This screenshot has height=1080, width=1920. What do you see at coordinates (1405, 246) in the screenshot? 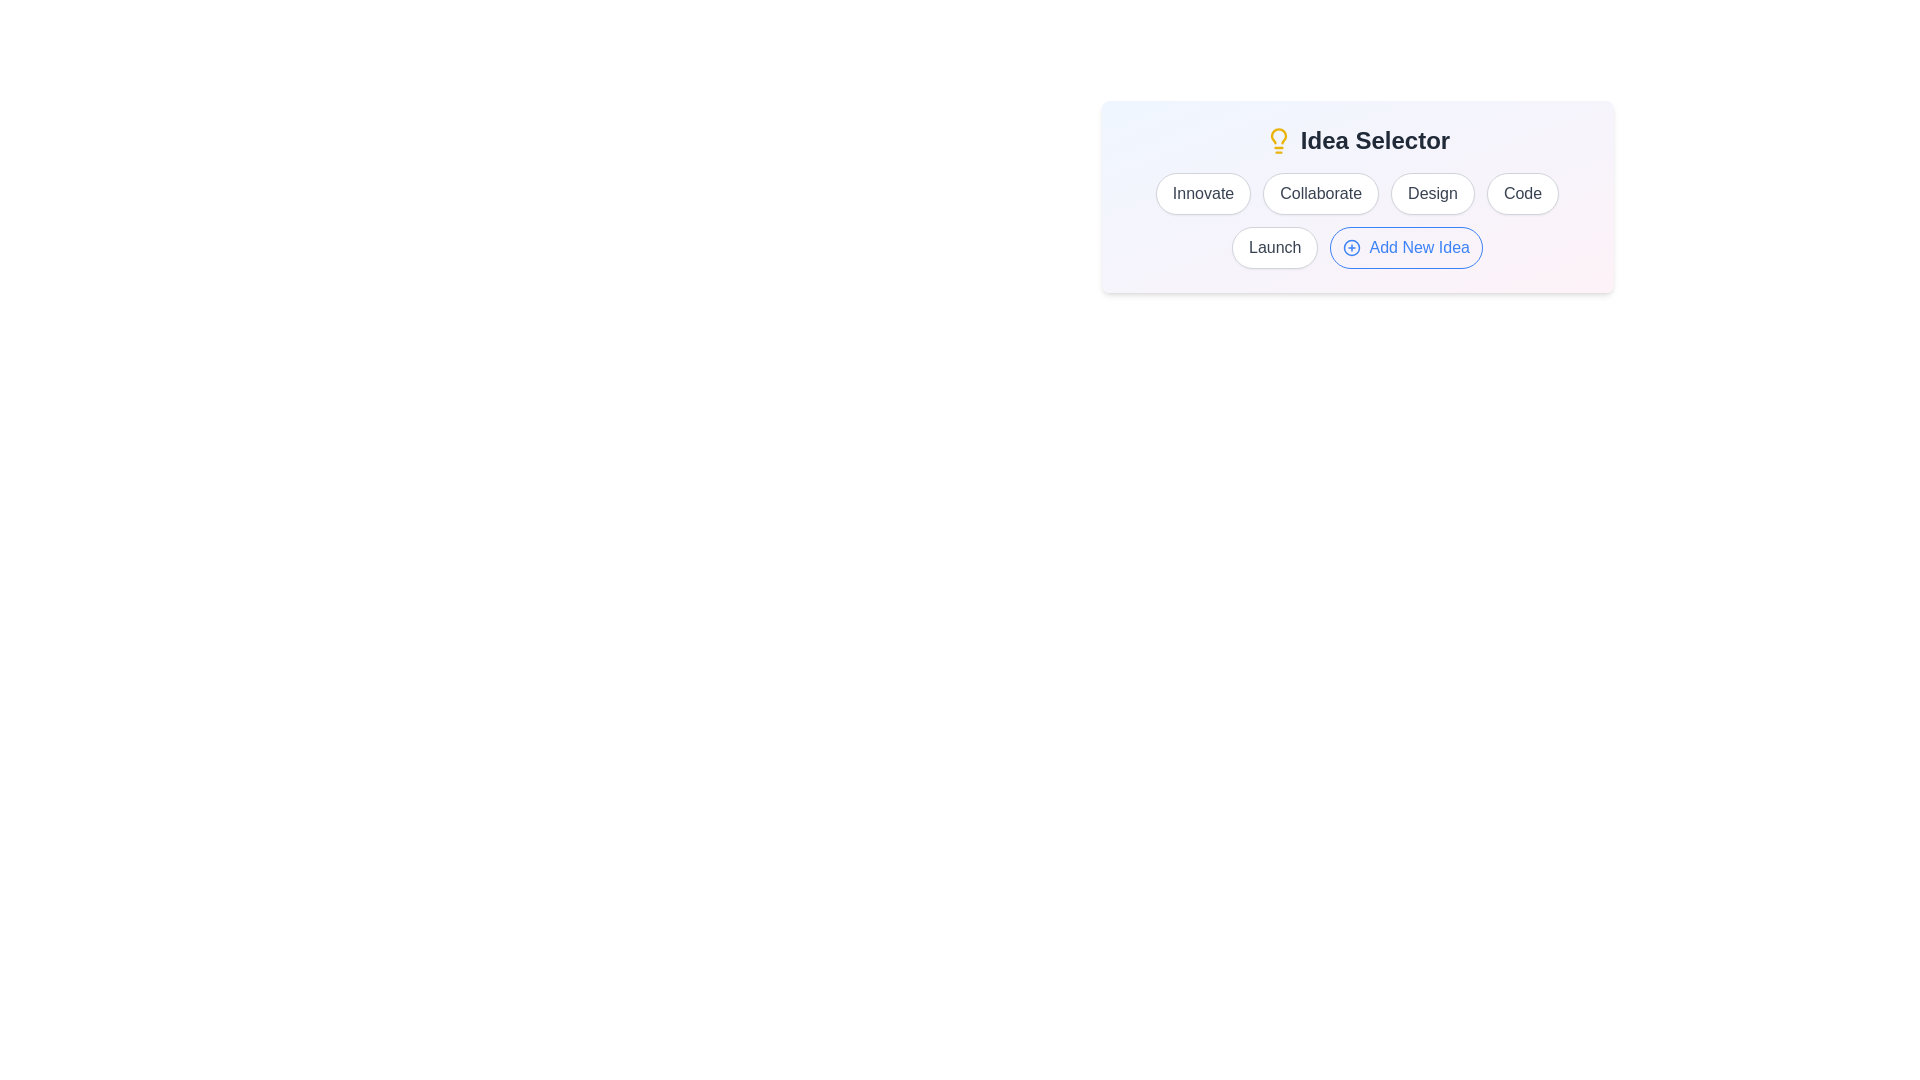
I see `the 'Add New Idea' button to add a new idea` at bounding box center [1405, 246].